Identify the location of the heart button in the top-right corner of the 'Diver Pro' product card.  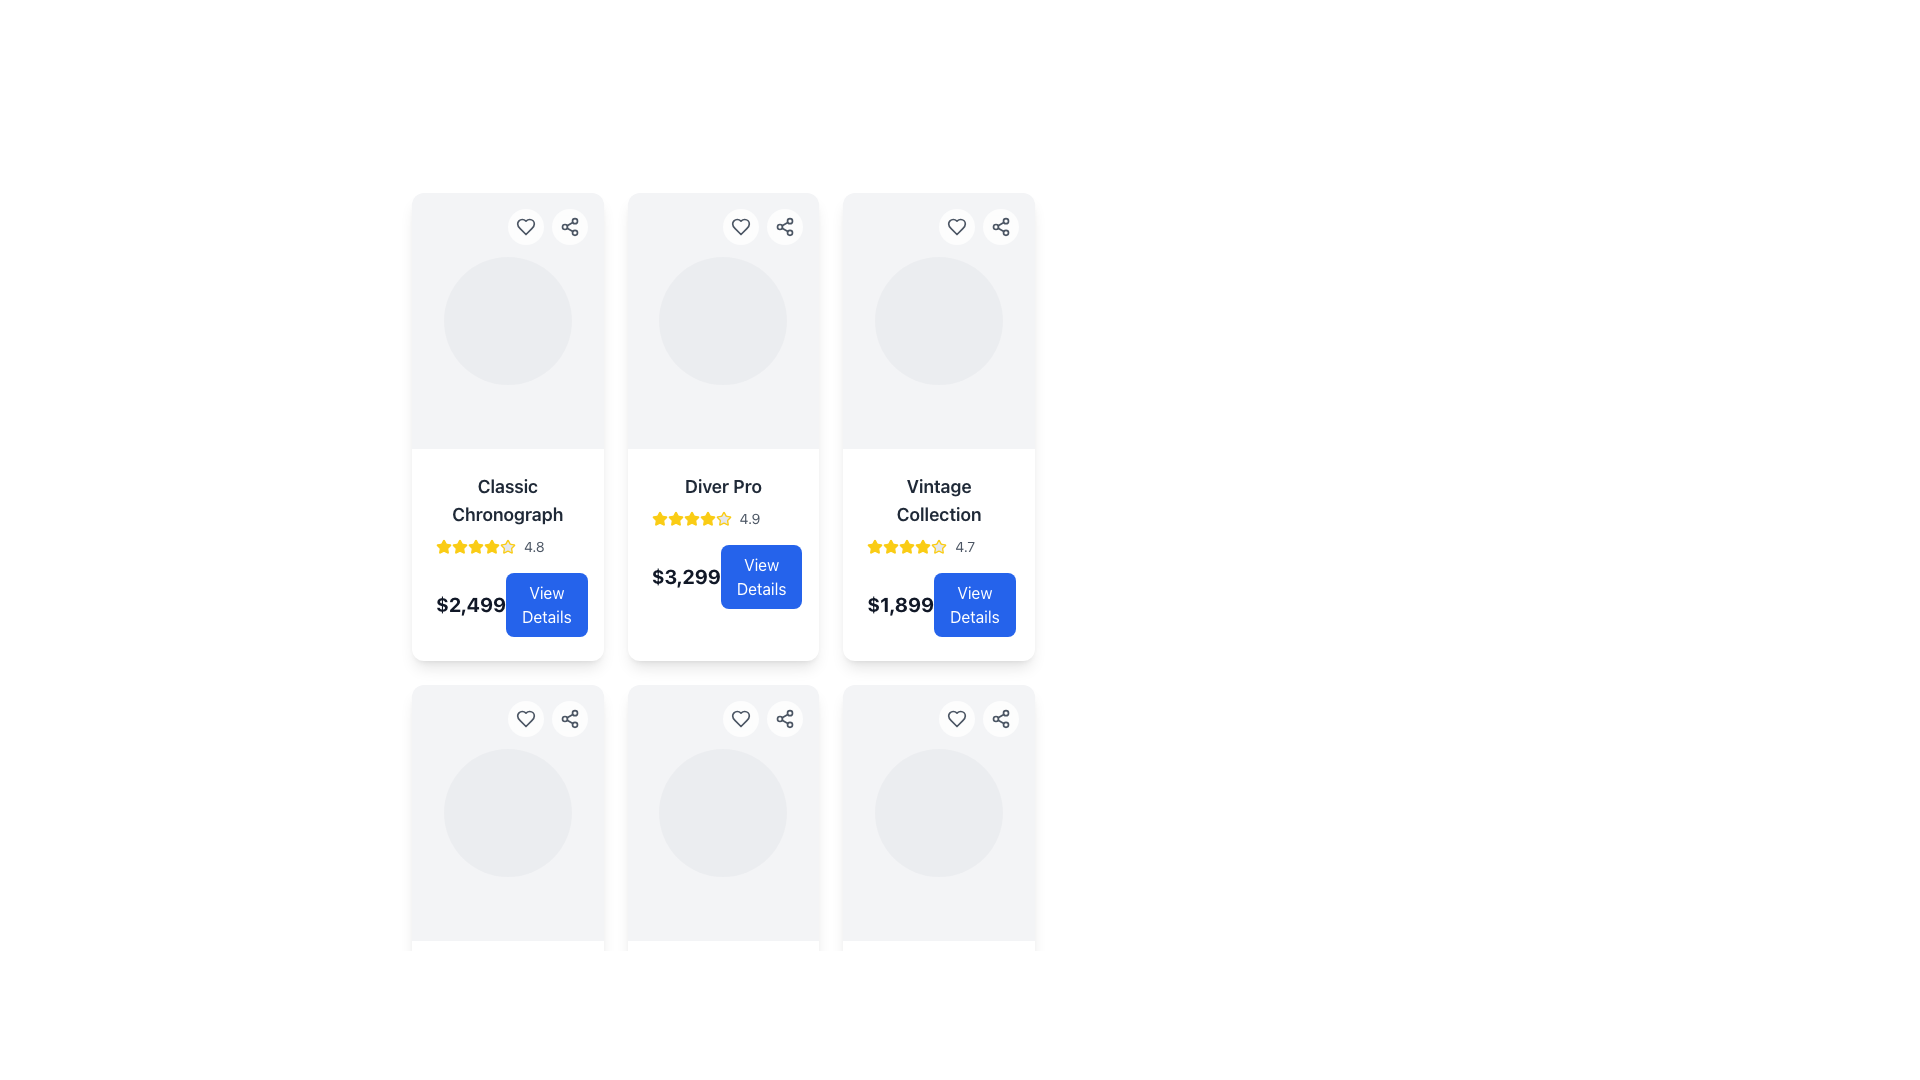
(740, 226).